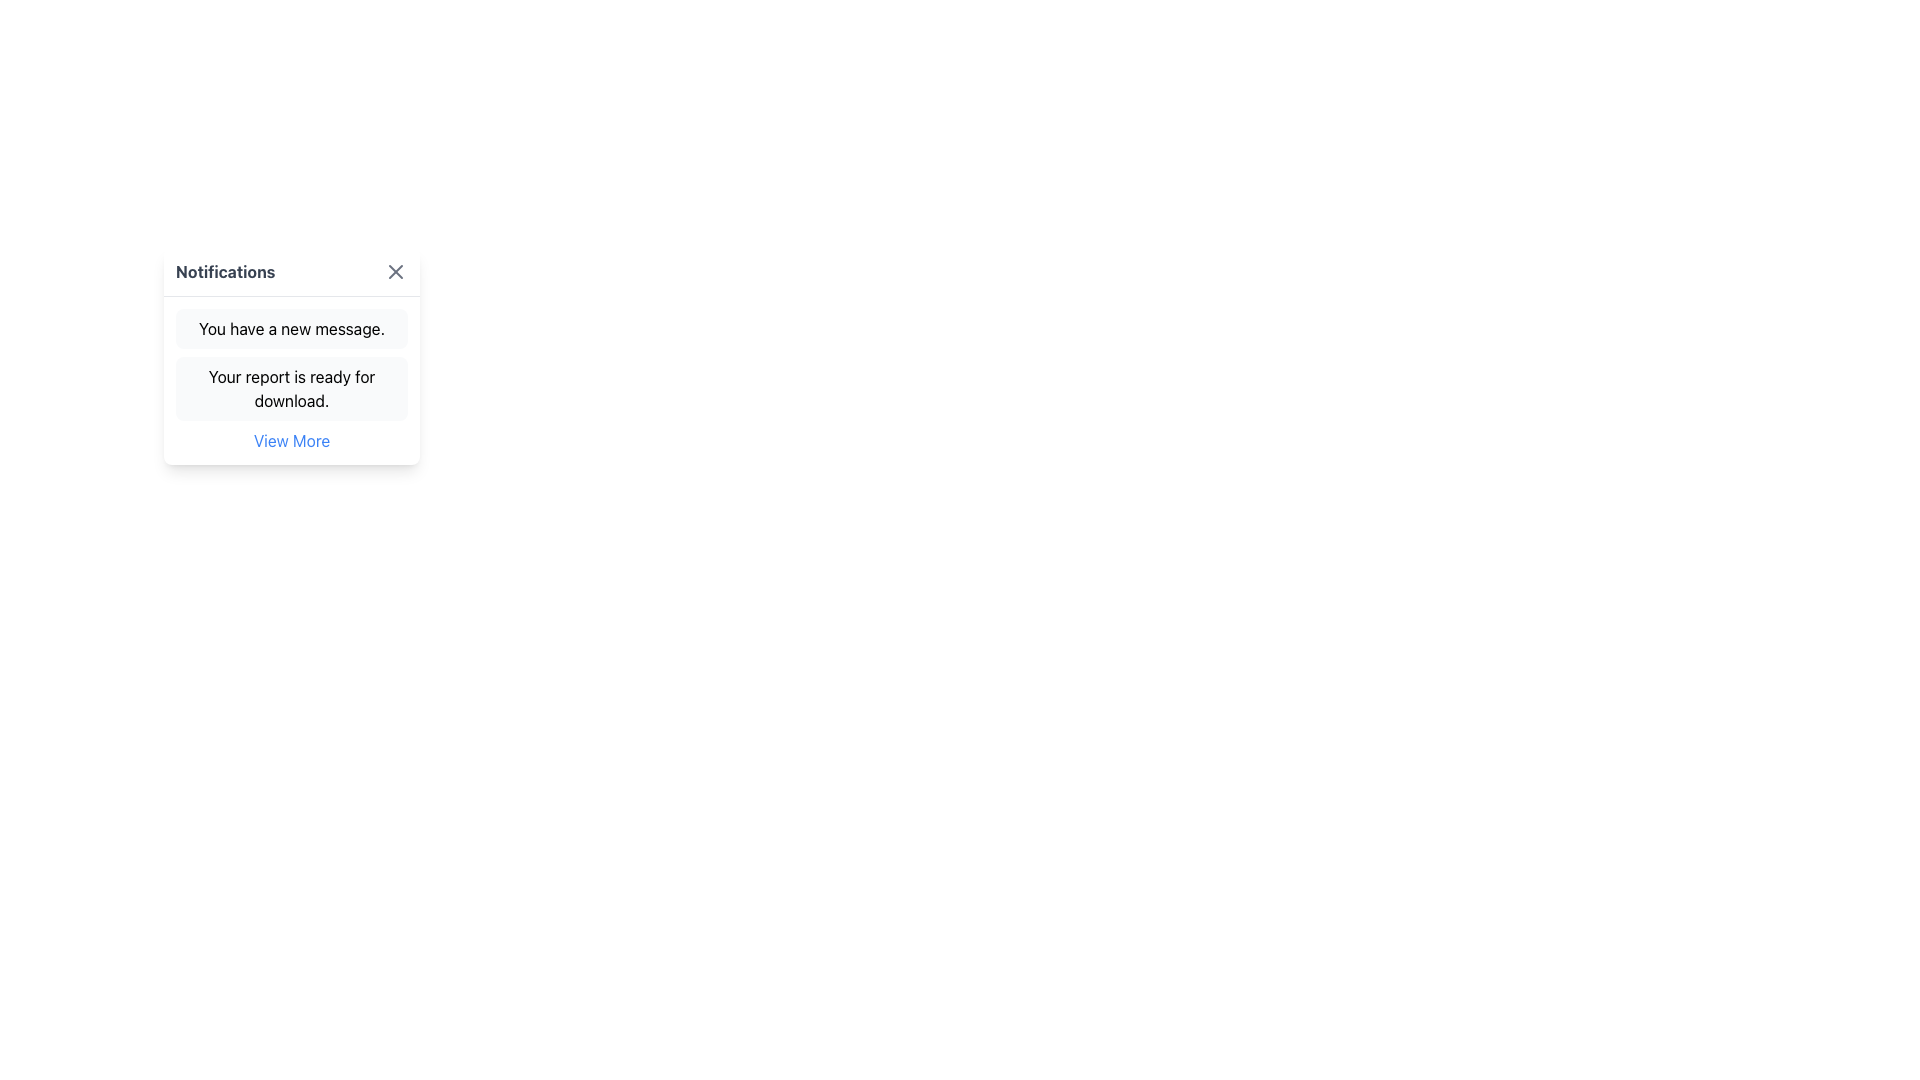 This screenshot has height=1080, width=1920. I want to click on the close button located at the top right corner of the notification popup, so click(395, 272).